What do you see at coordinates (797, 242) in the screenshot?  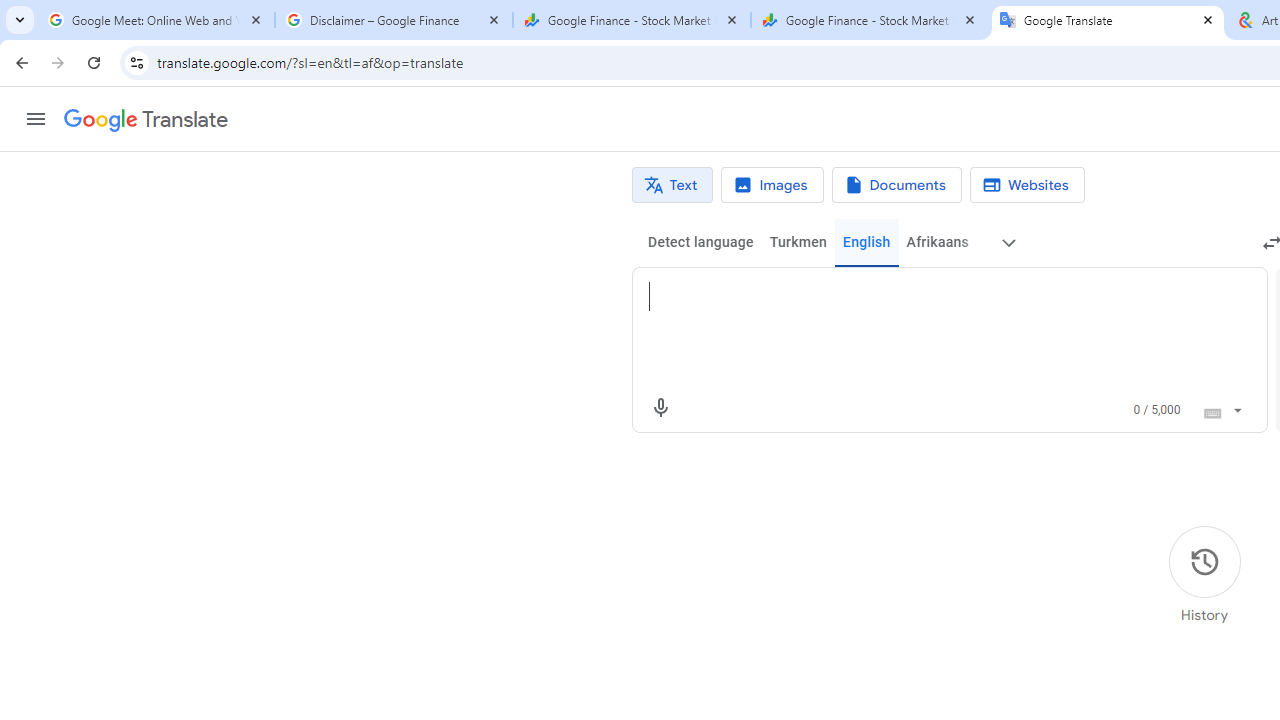 I see `'Turkmen'` at bounding box center [797, 242].